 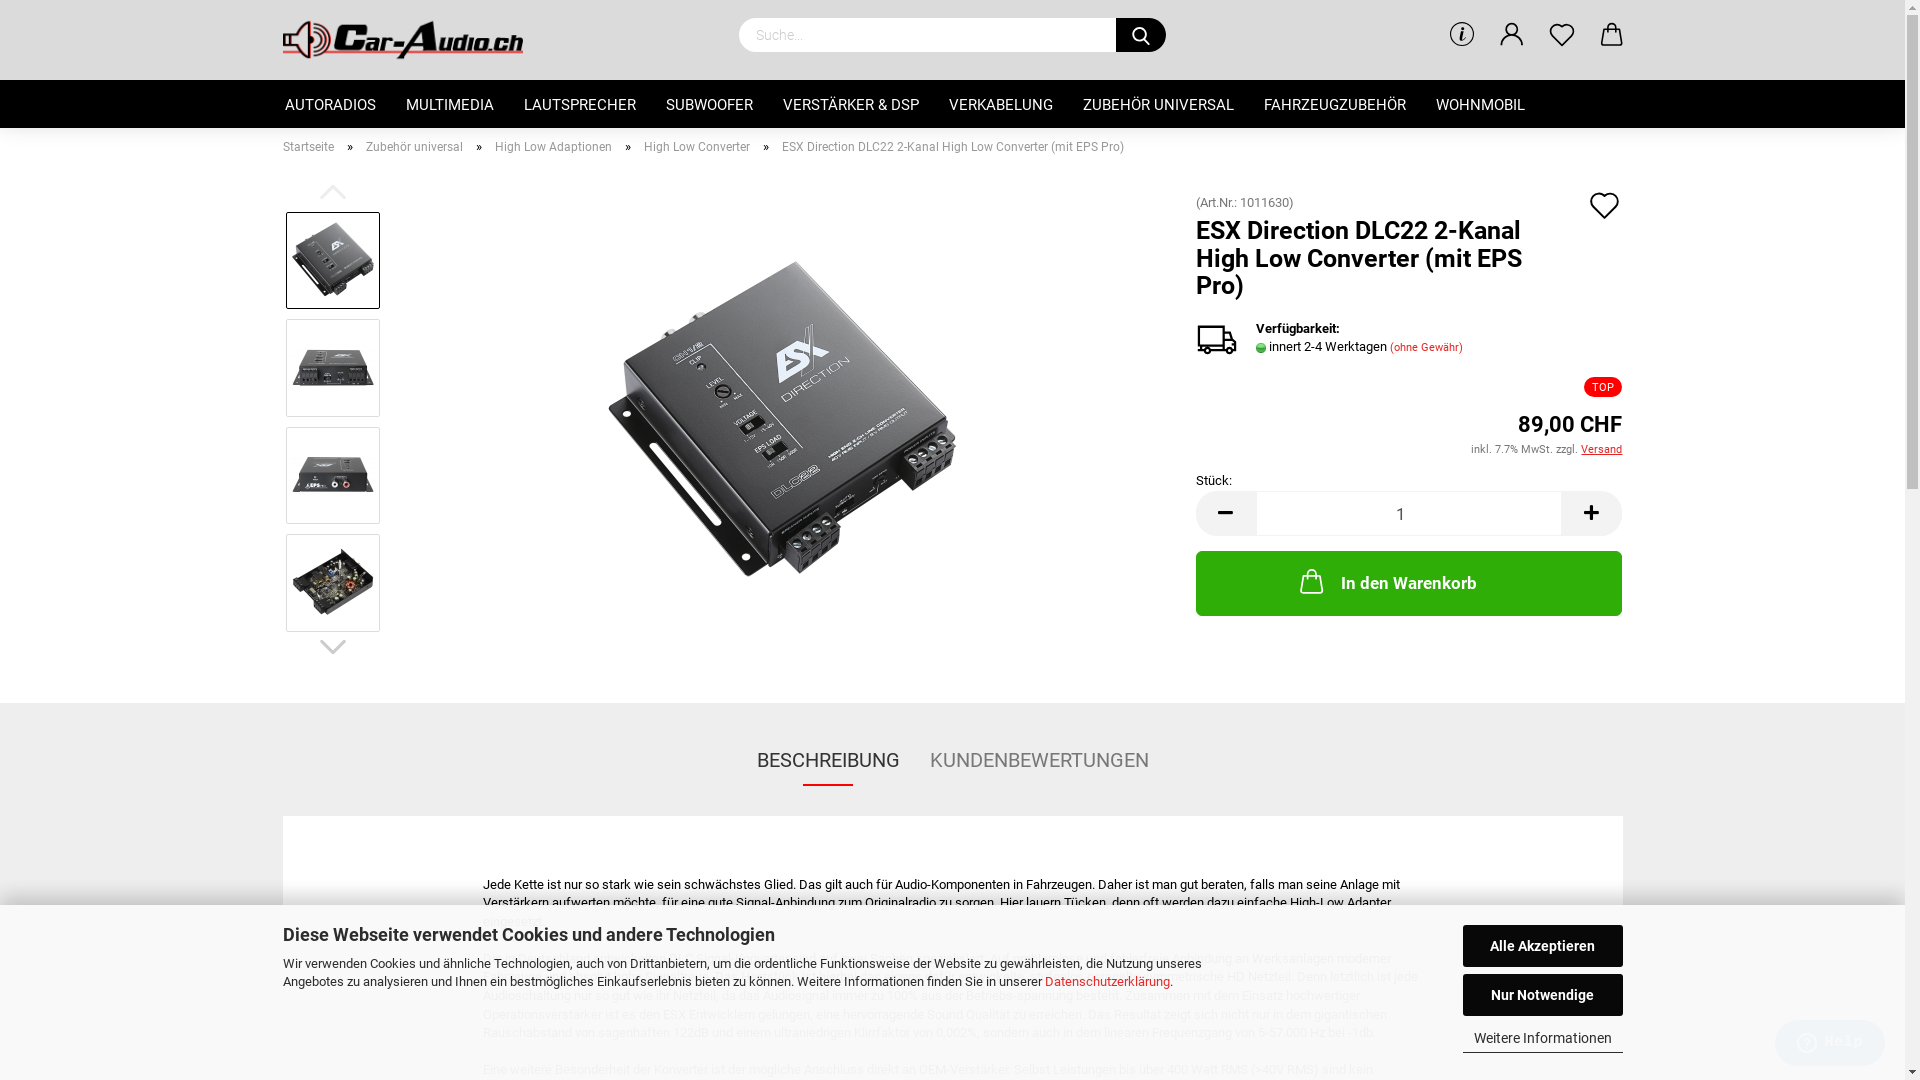 I want to click on 'High Low Converter', so click(x=696, y=145).